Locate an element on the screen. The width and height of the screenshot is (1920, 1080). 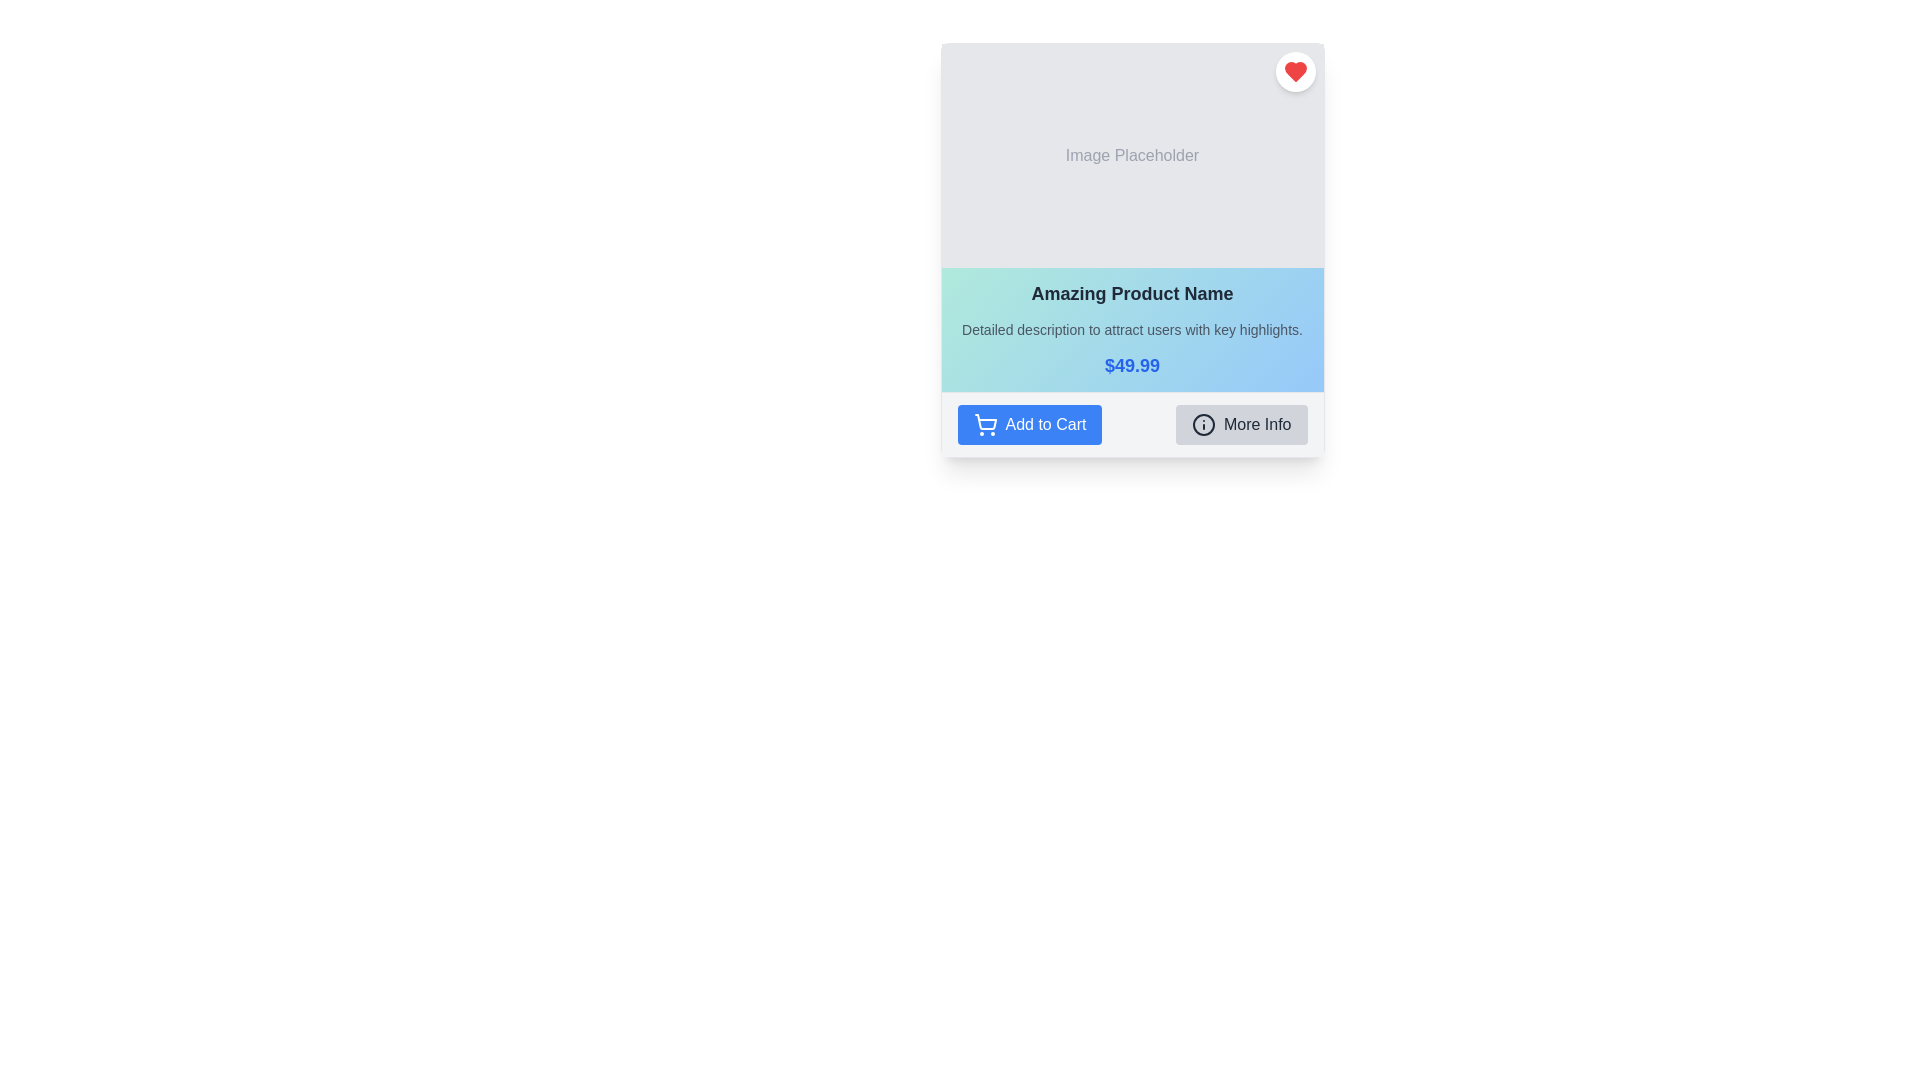
the add to cart button located in the bottom-left portion of a card-like component, adjacent to the 'More Info' button is located at coordinates (1029, 423).